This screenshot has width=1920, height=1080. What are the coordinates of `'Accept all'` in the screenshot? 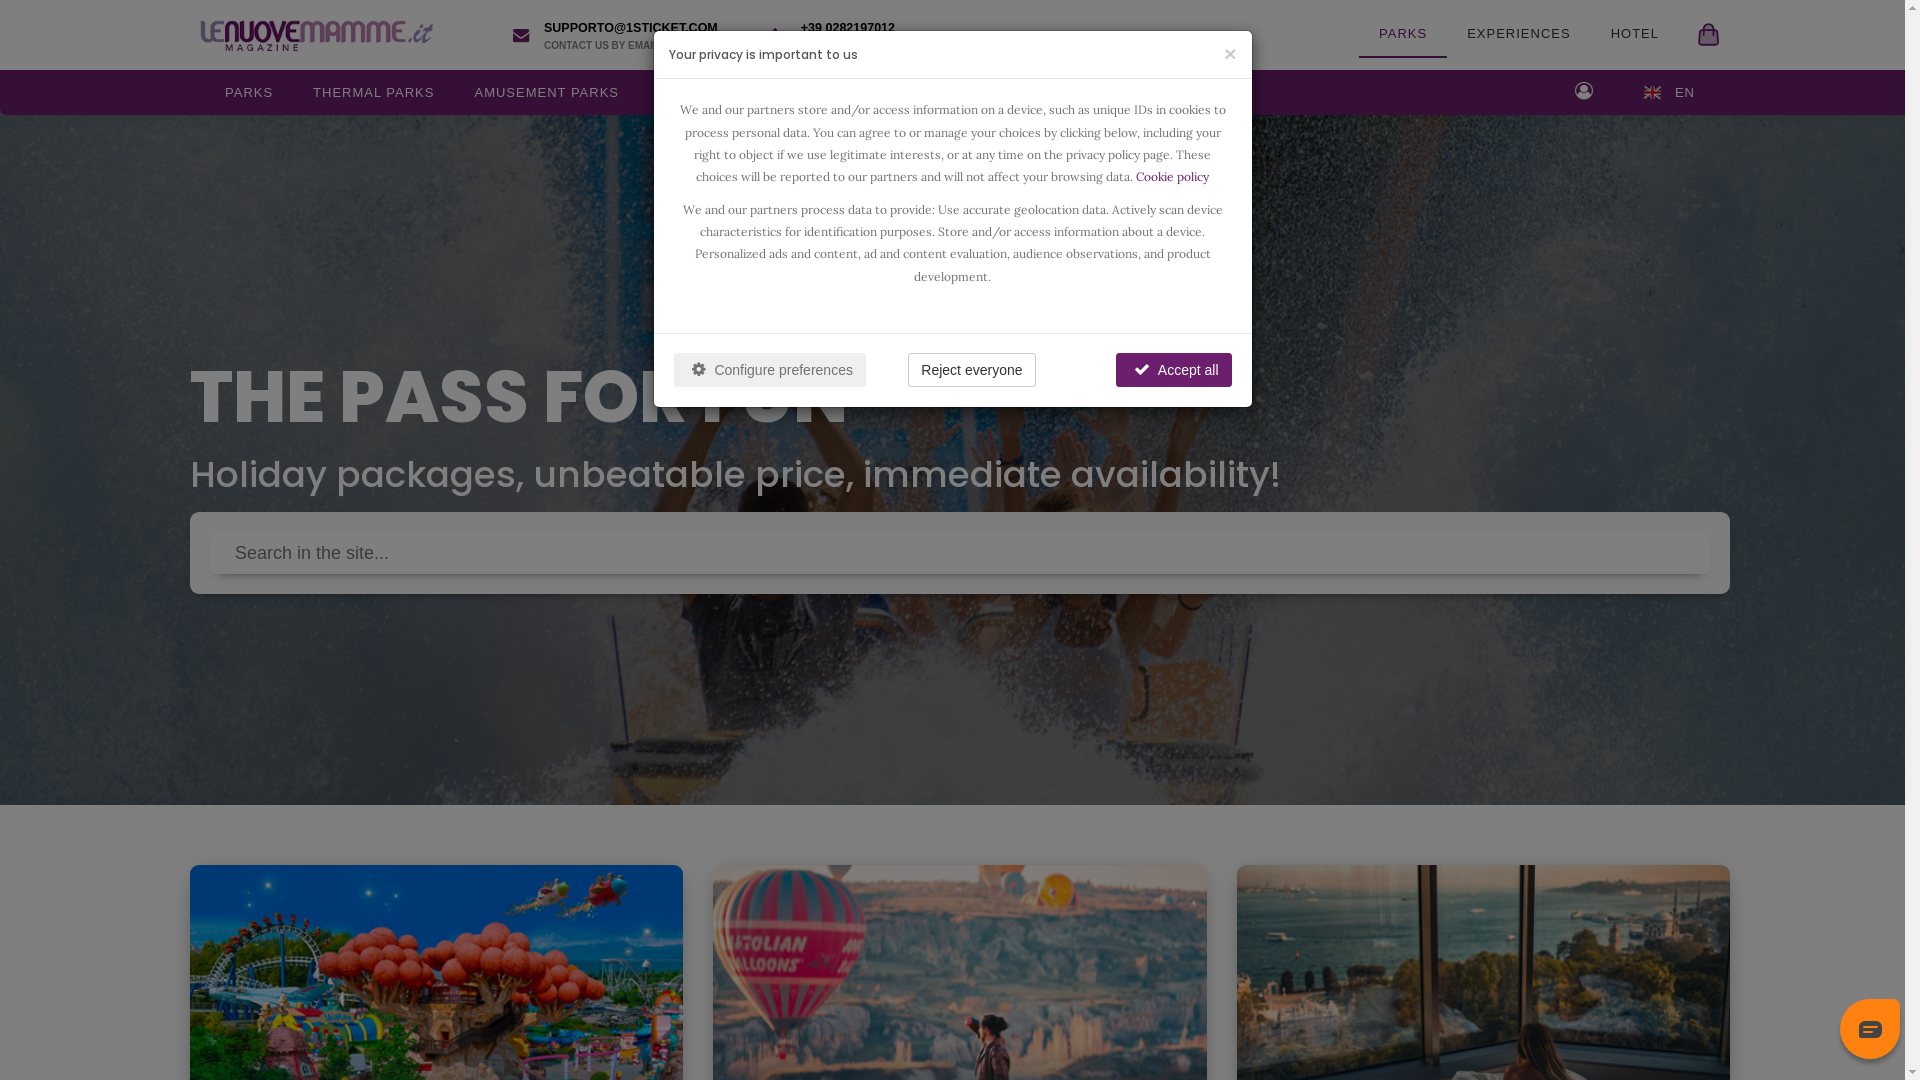 It's located at (1174, 370).